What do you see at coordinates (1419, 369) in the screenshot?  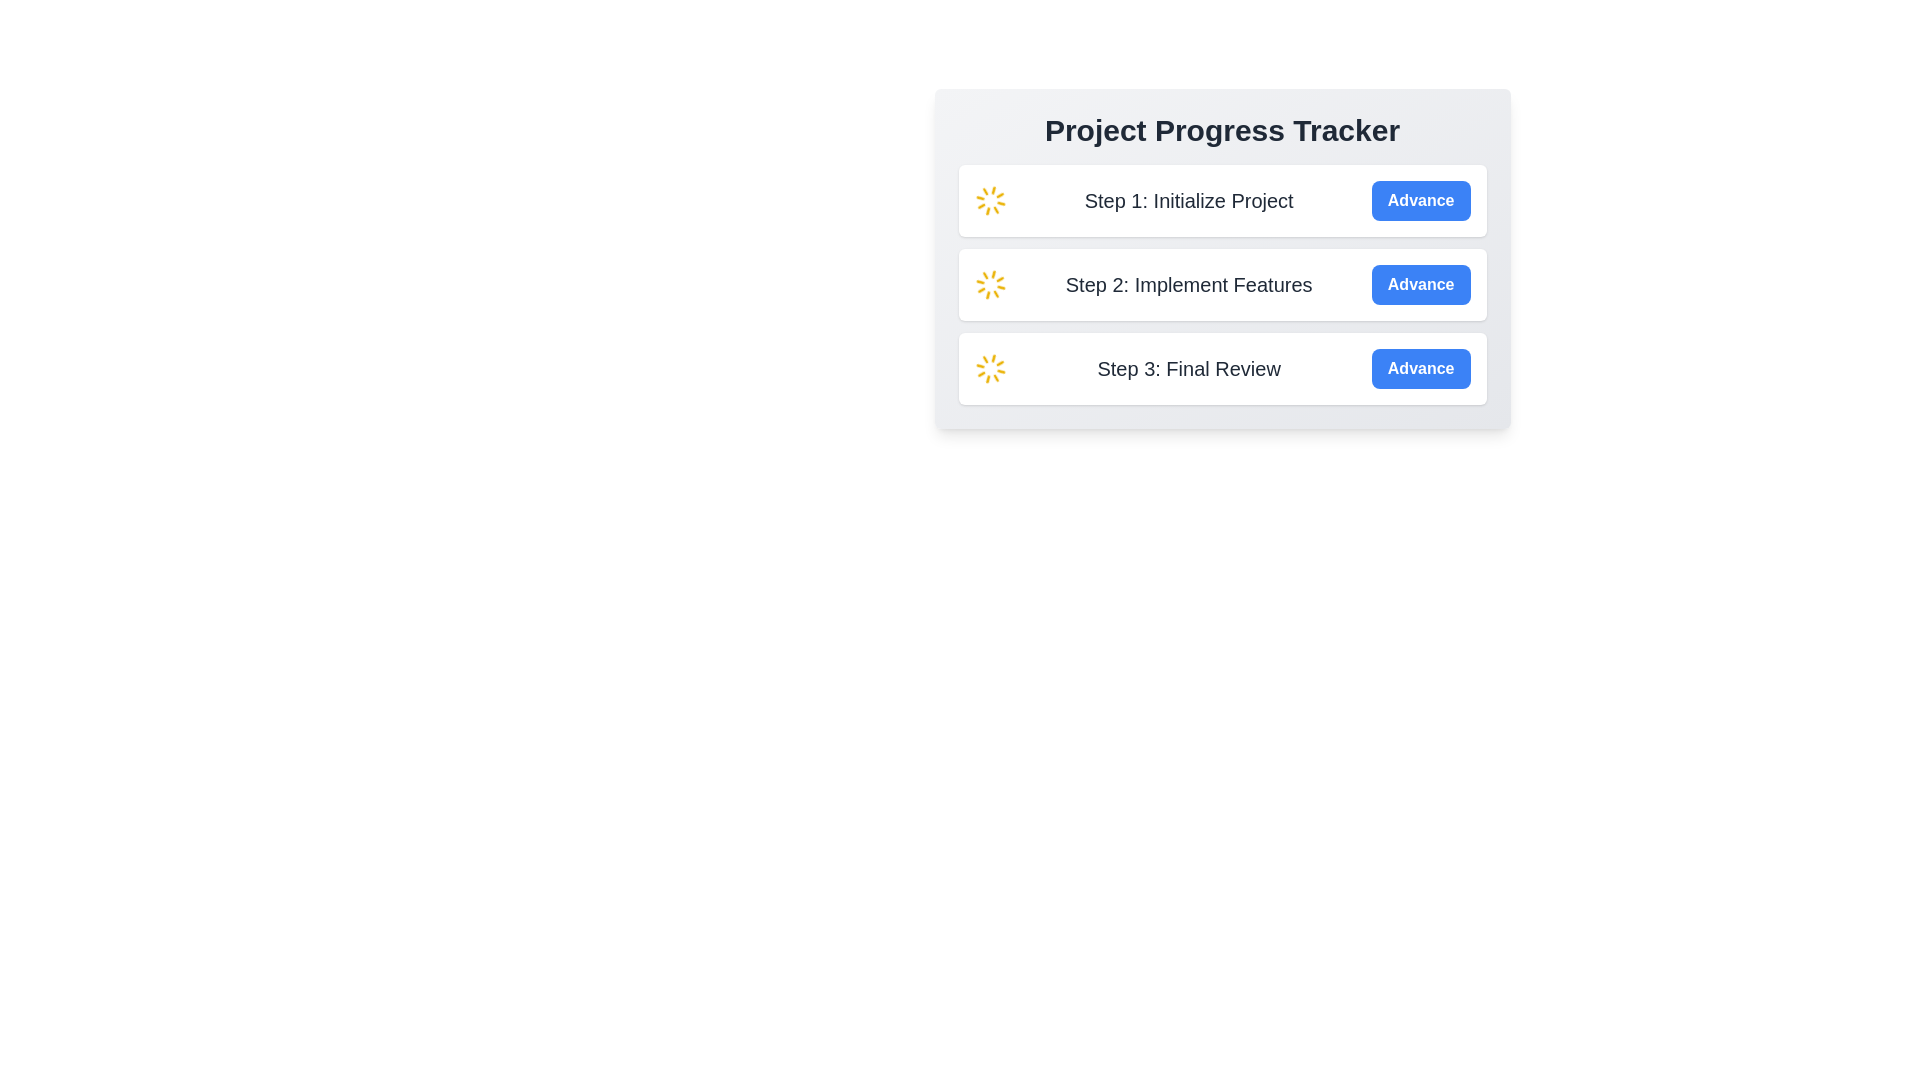 I see `the button labeled 'Step 3: Final Review' located in the bottom row of the project steps to proceed to the next step` at bounding box center [1419, 369].